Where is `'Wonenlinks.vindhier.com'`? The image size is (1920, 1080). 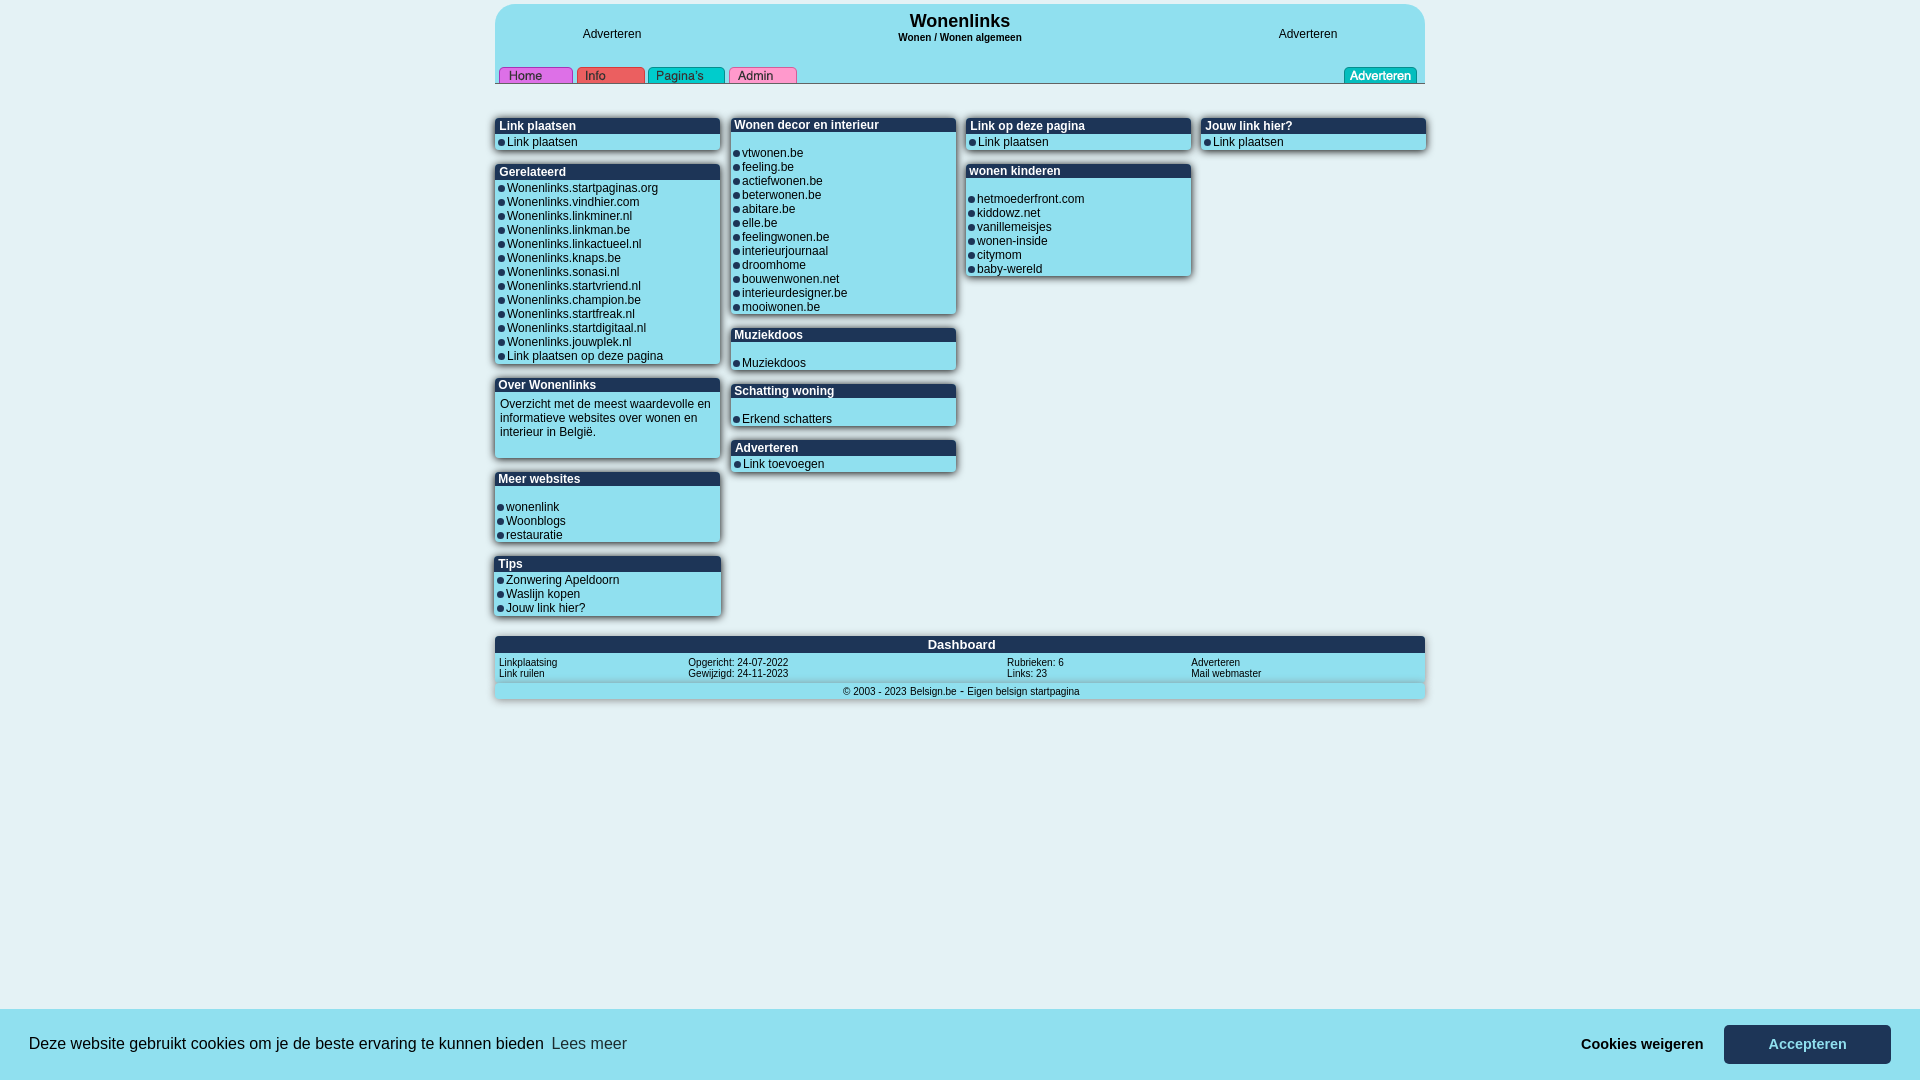 'Wonenlinks.vindhier.com' is located at coordinates (507, 201).